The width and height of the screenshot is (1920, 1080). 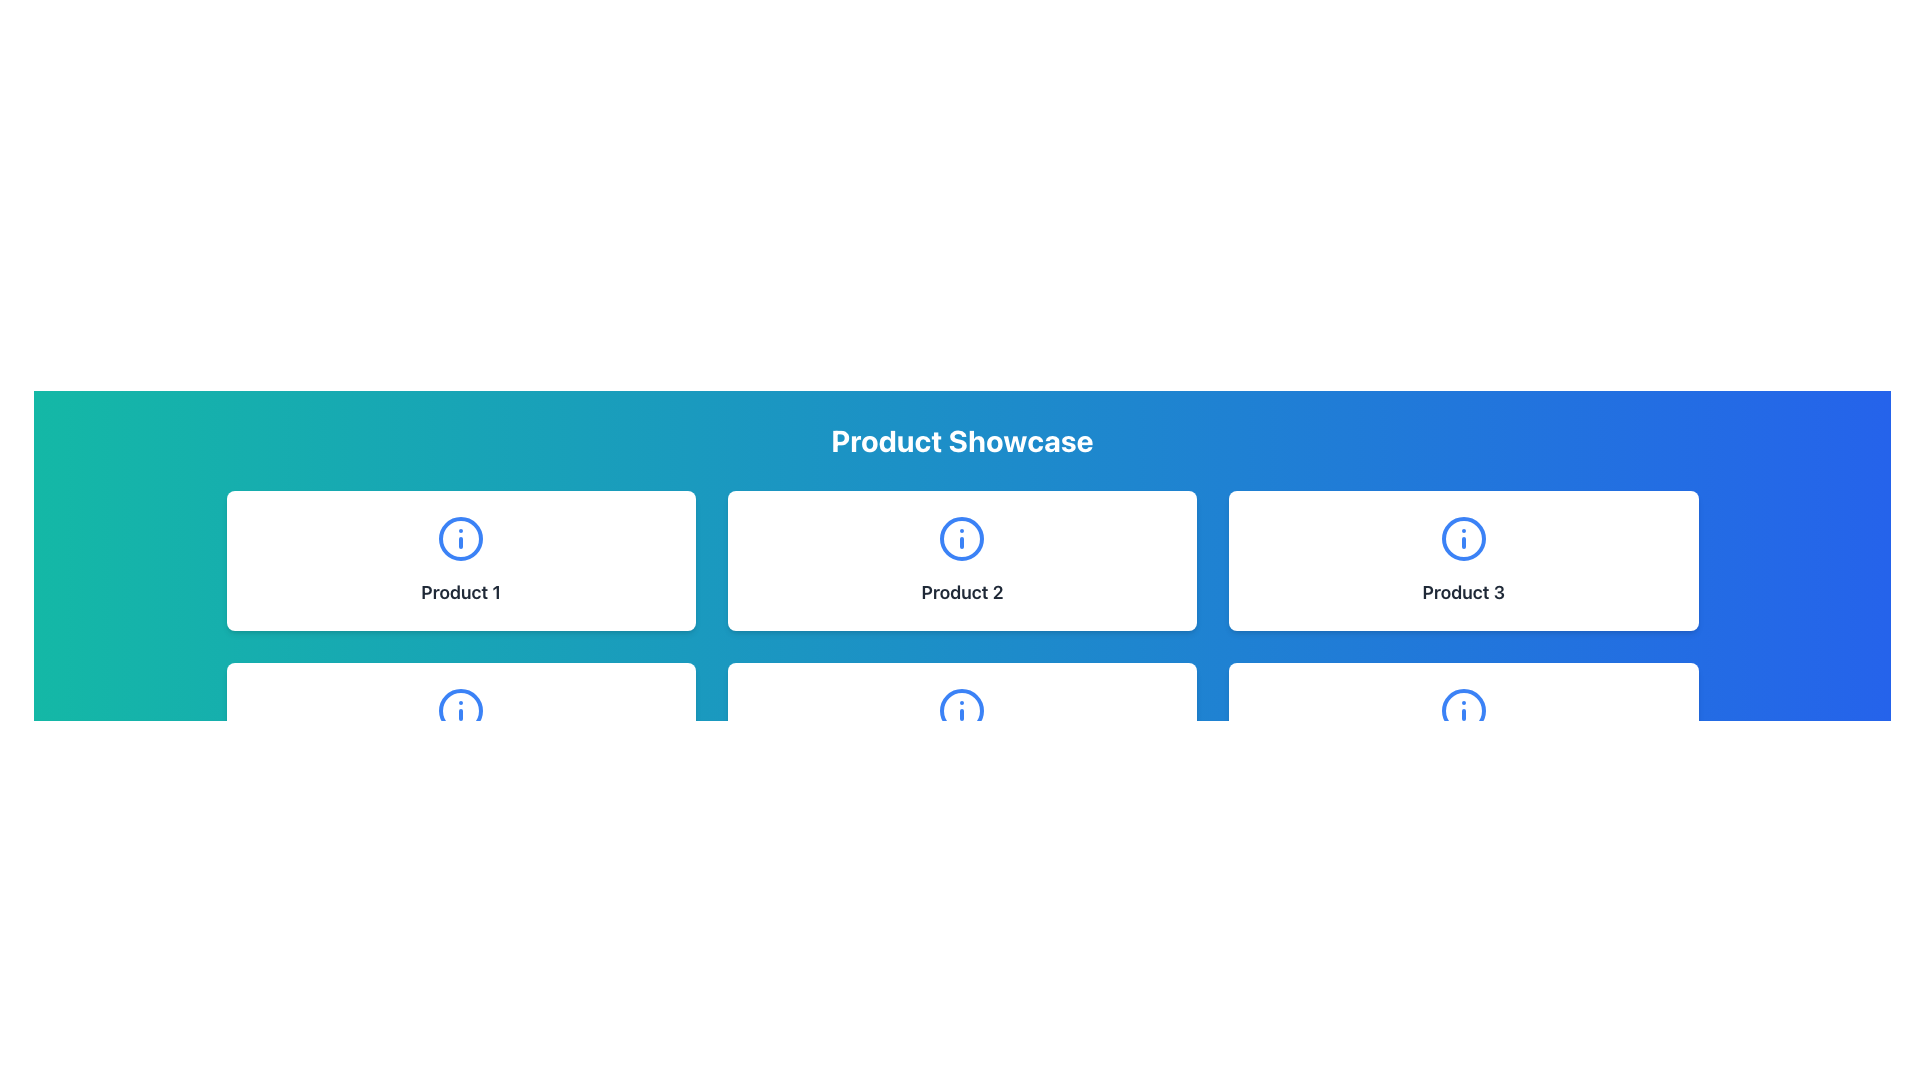 What do you see at coordinates (962, 732) in the screenshot?
I see `the Informational Card representing 'Product 5' located` at bounding box center [962, 732].